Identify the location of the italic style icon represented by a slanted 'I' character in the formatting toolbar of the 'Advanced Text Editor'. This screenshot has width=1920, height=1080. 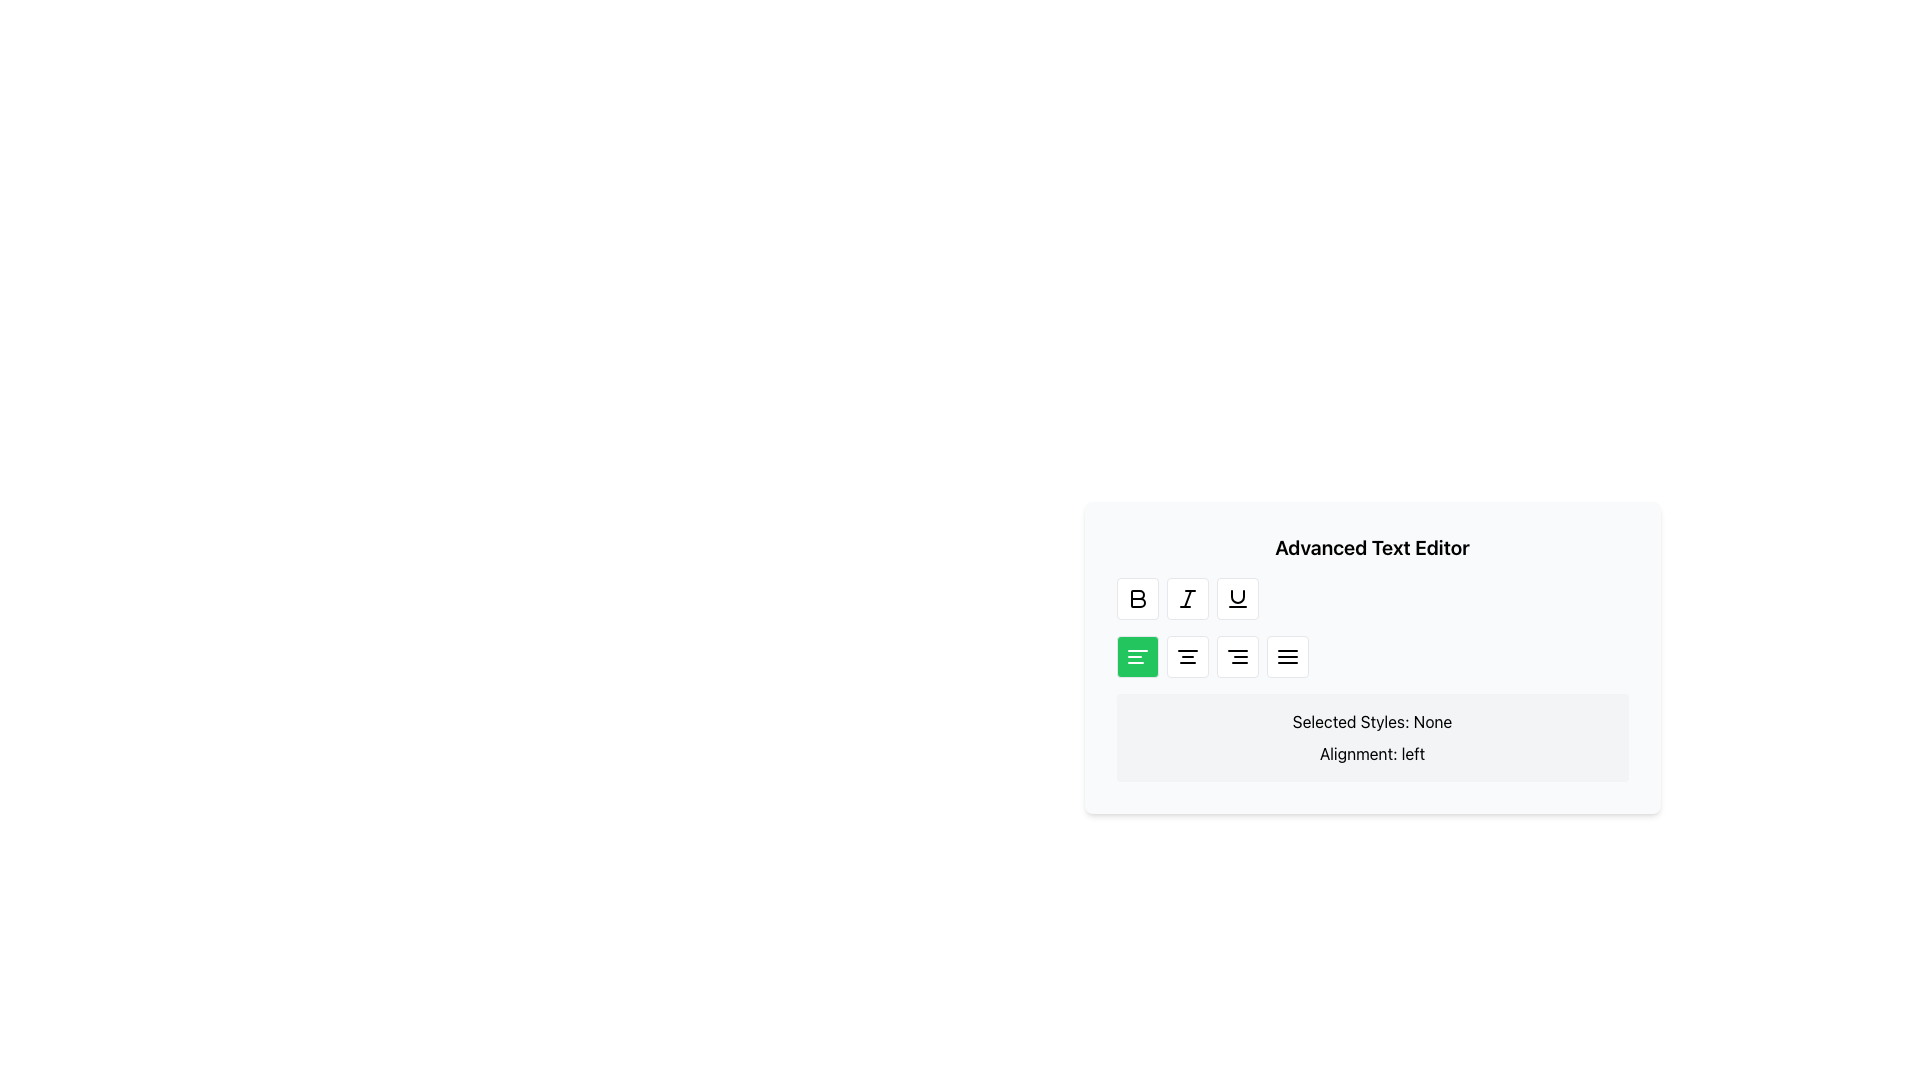
(1187, 597).